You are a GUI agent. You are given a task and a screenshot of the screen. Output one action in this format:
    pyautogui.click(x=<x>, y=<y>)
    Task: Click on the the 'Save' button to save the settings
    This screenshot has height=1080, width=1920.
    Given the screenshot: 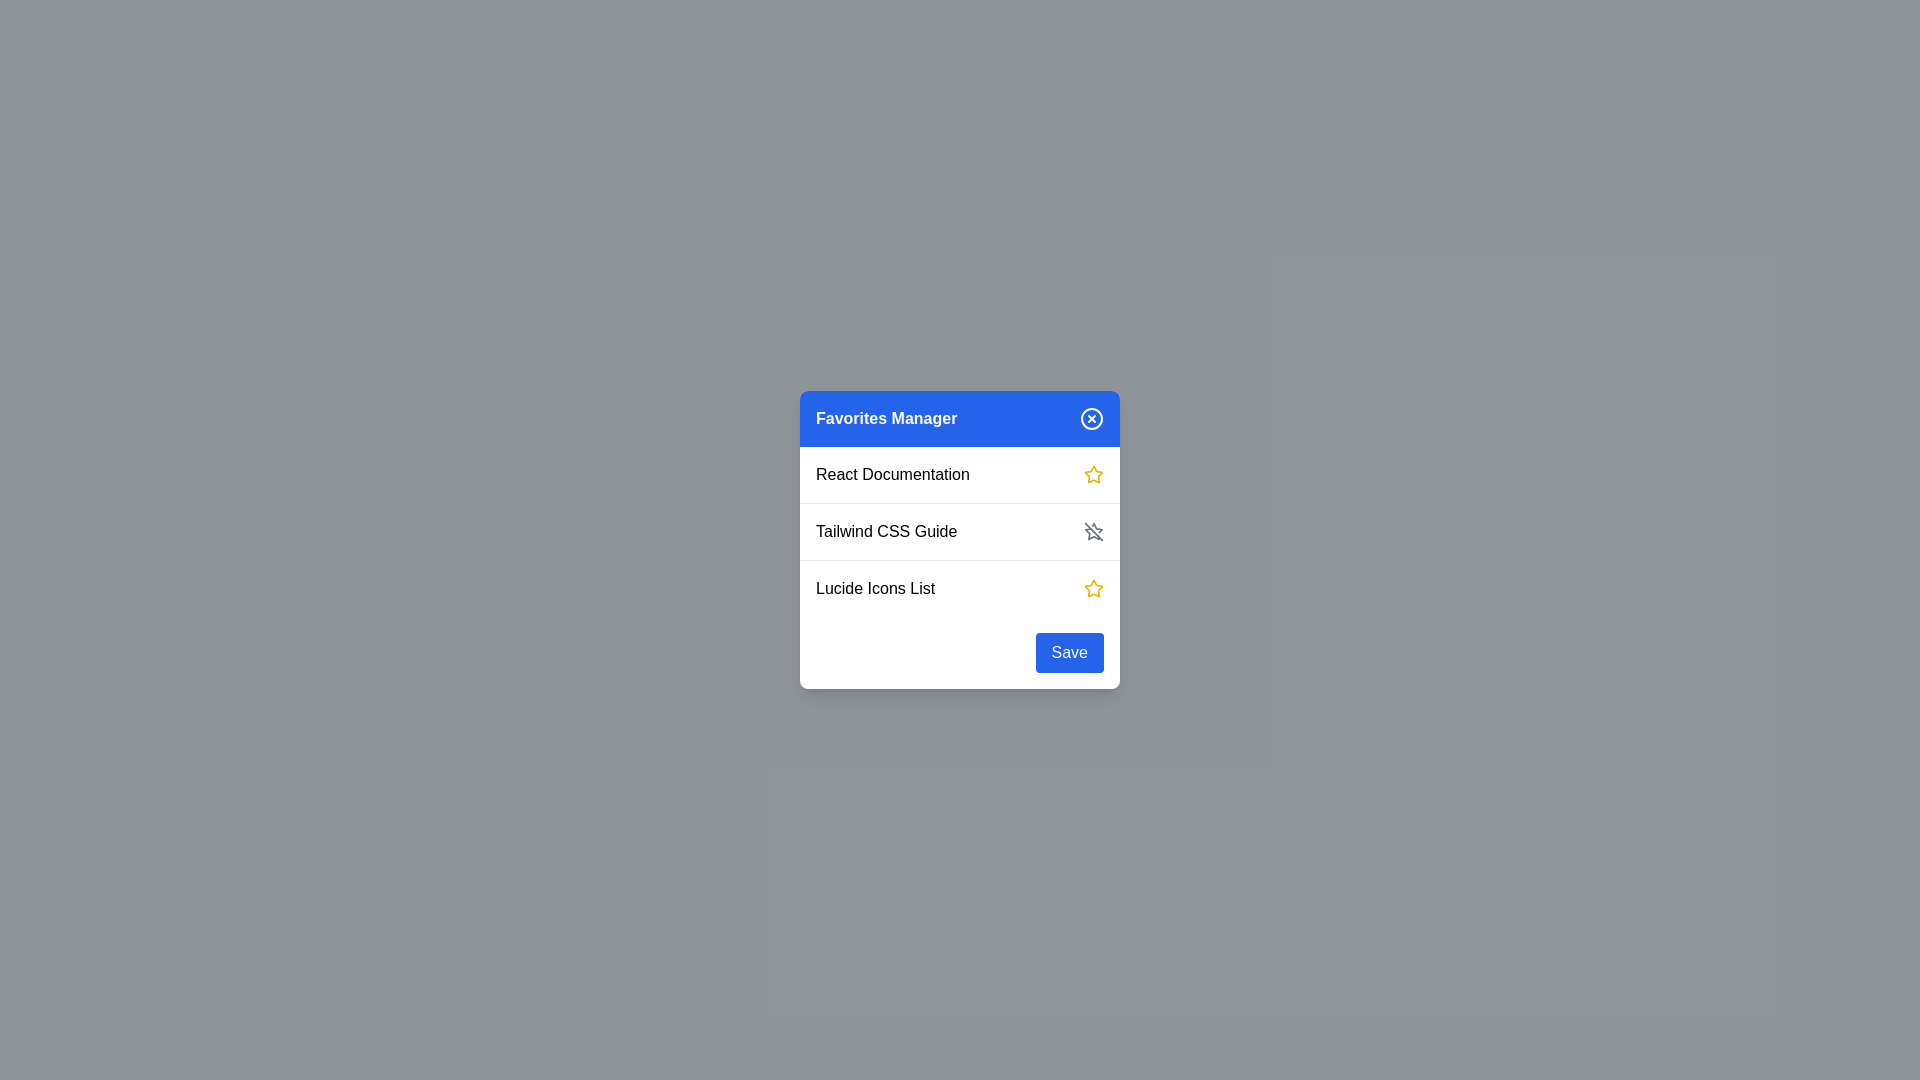 What is the action you would take?
    pyautogui.click(x=1068, y=652)
    